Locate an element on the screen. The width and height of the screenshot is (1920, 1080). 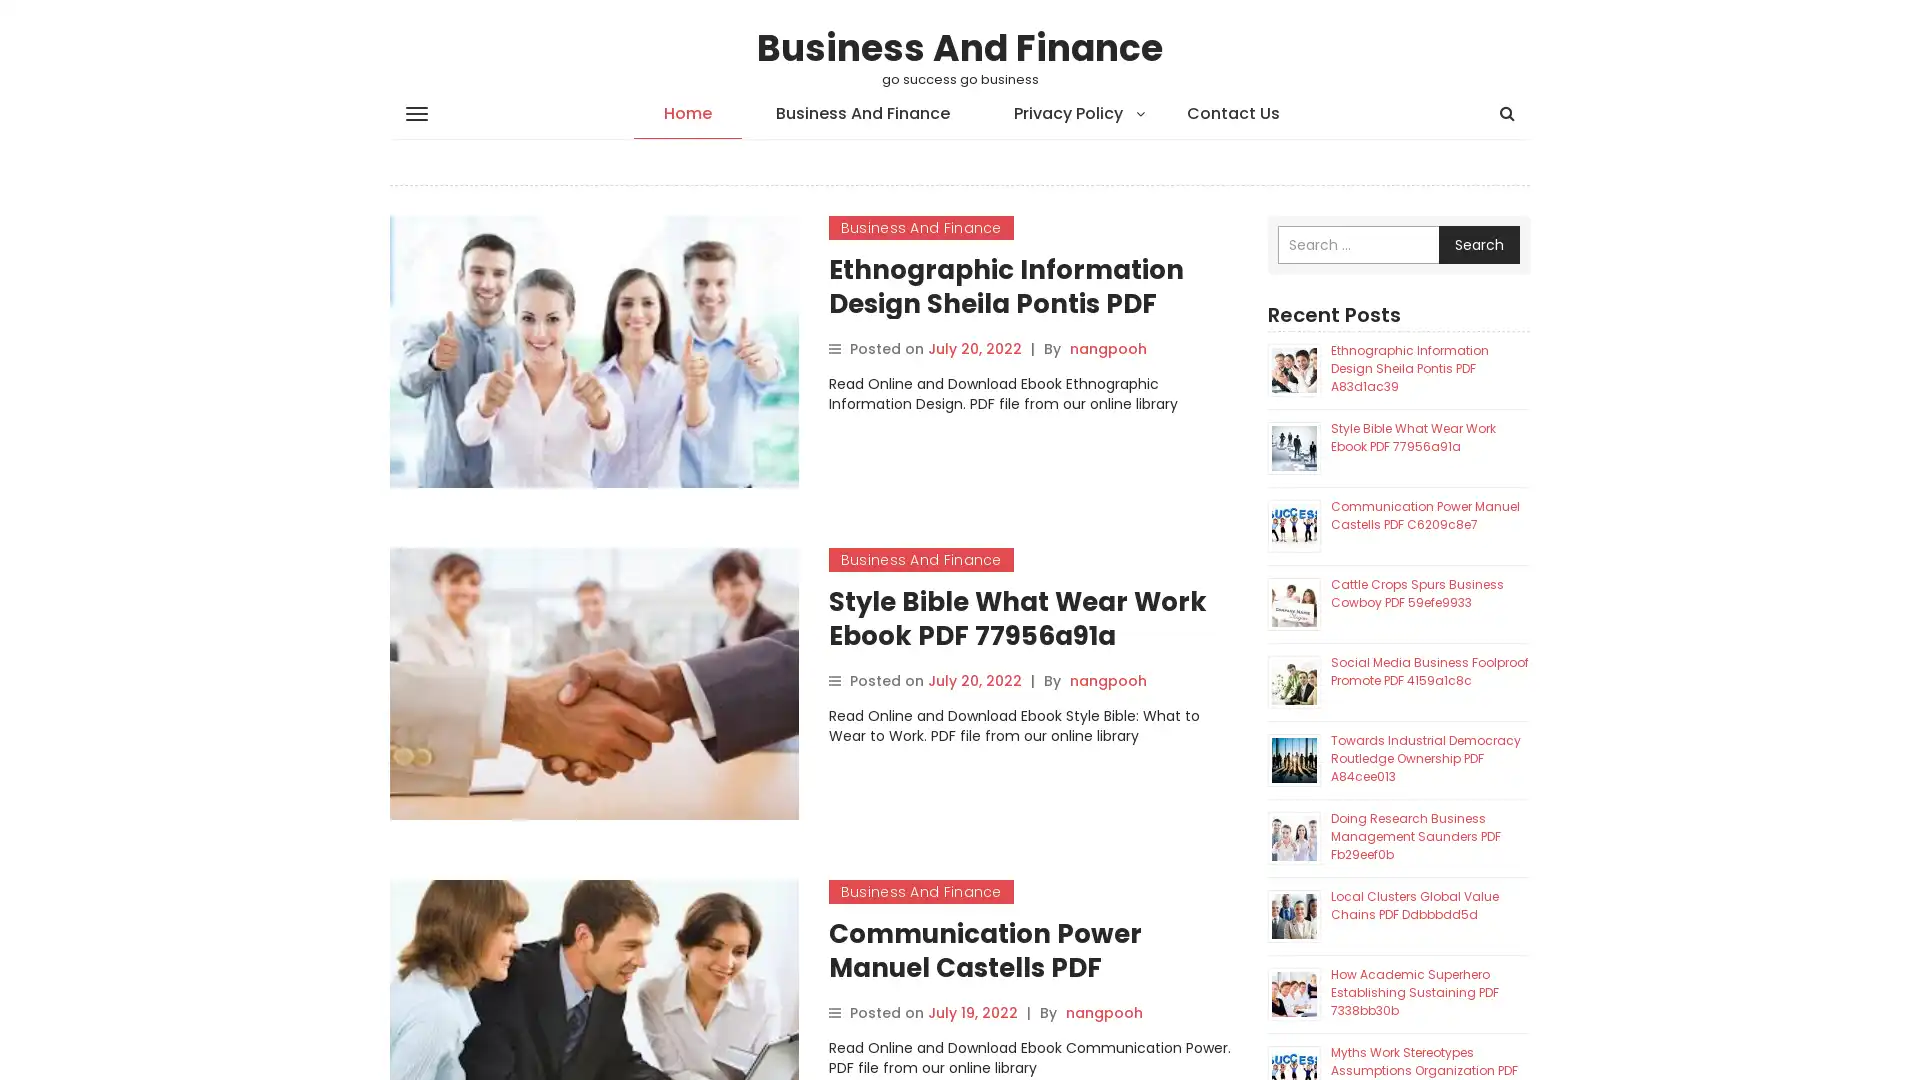
Search is located at coordinates (1479, 244).